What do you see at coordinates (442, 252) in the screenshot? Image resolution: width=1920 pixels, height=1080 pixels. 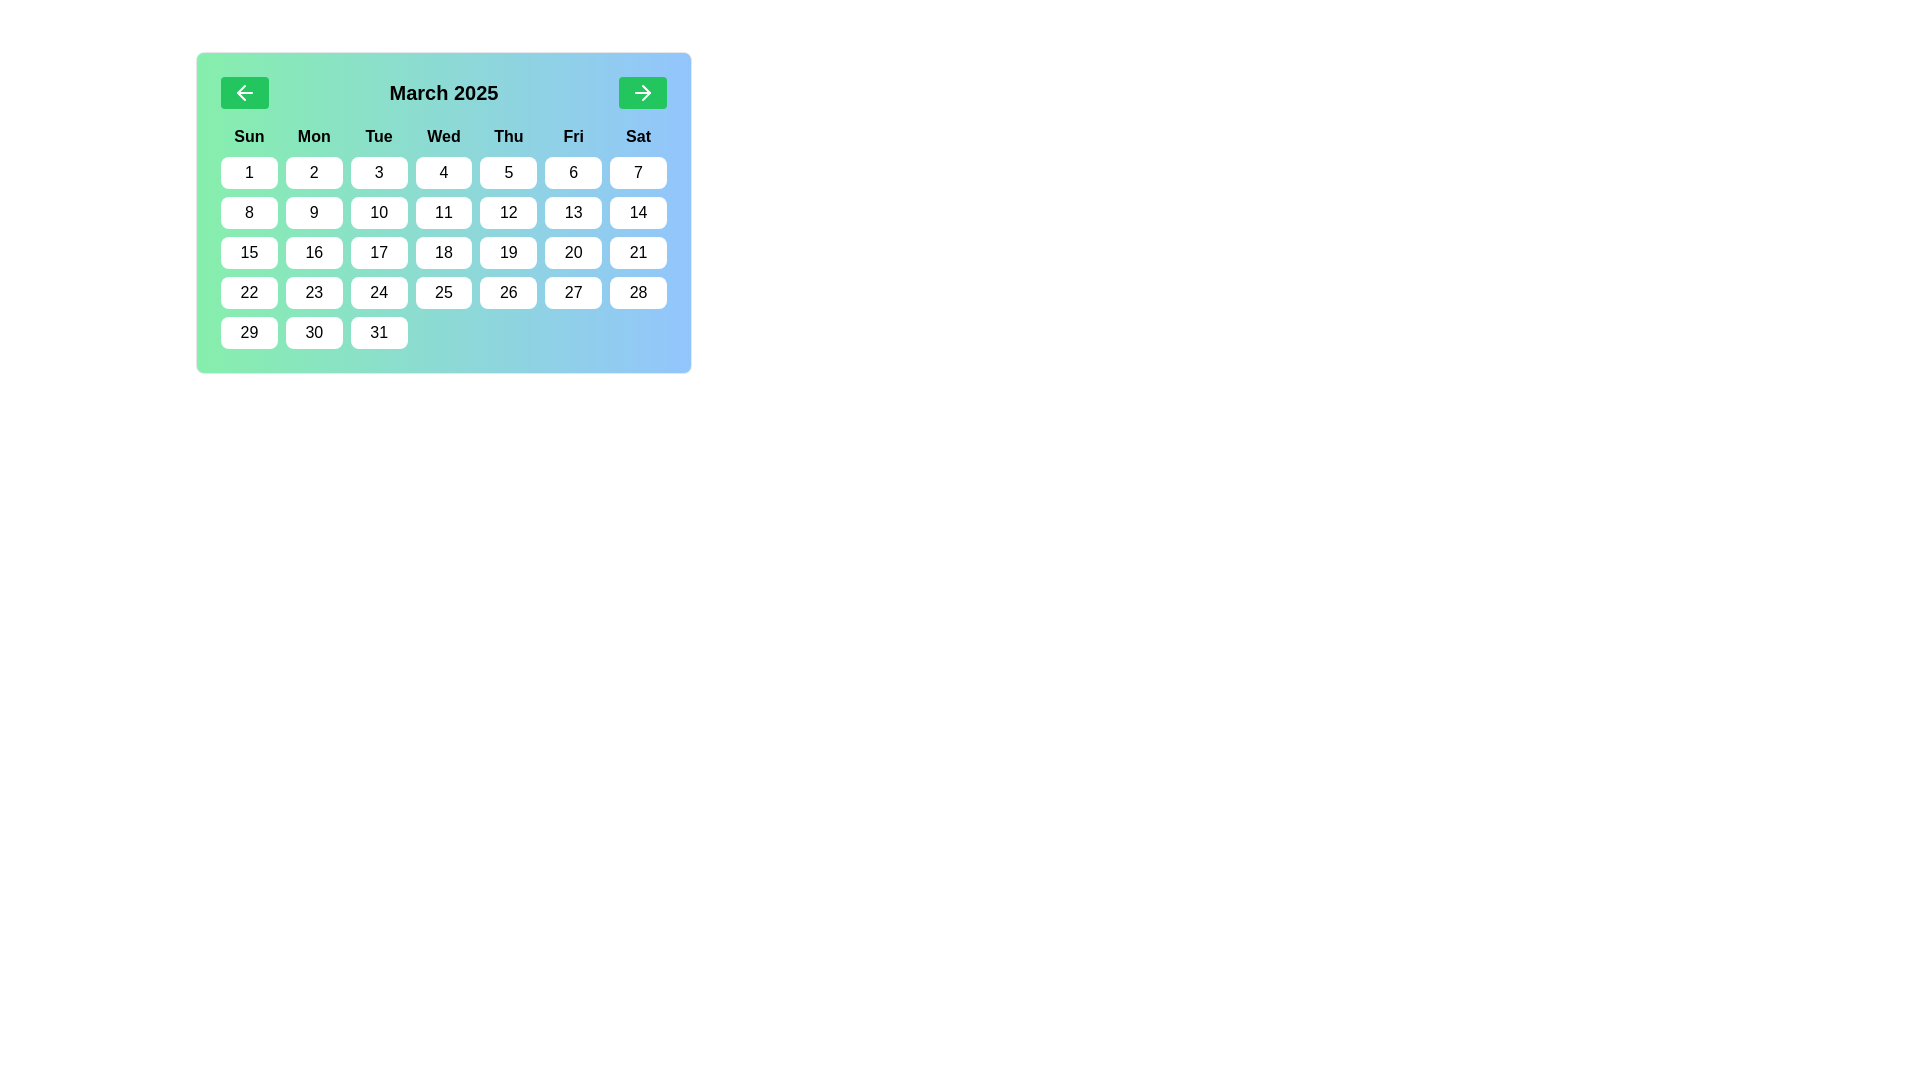 I see `the button representing the calendar date '18'` at bounding box center [442, 252].